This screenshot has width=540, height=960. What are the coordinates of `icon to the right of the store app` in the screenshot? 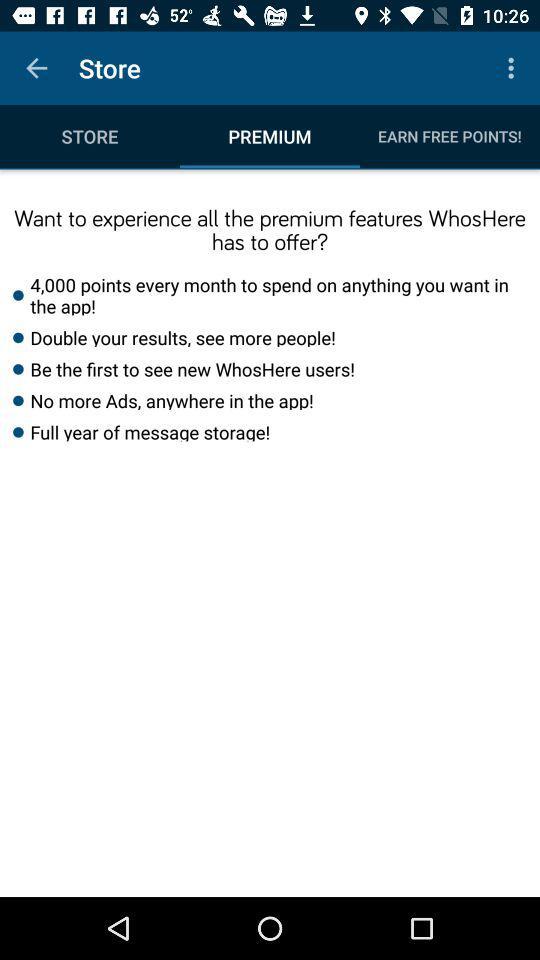 It's located at (513, 68).